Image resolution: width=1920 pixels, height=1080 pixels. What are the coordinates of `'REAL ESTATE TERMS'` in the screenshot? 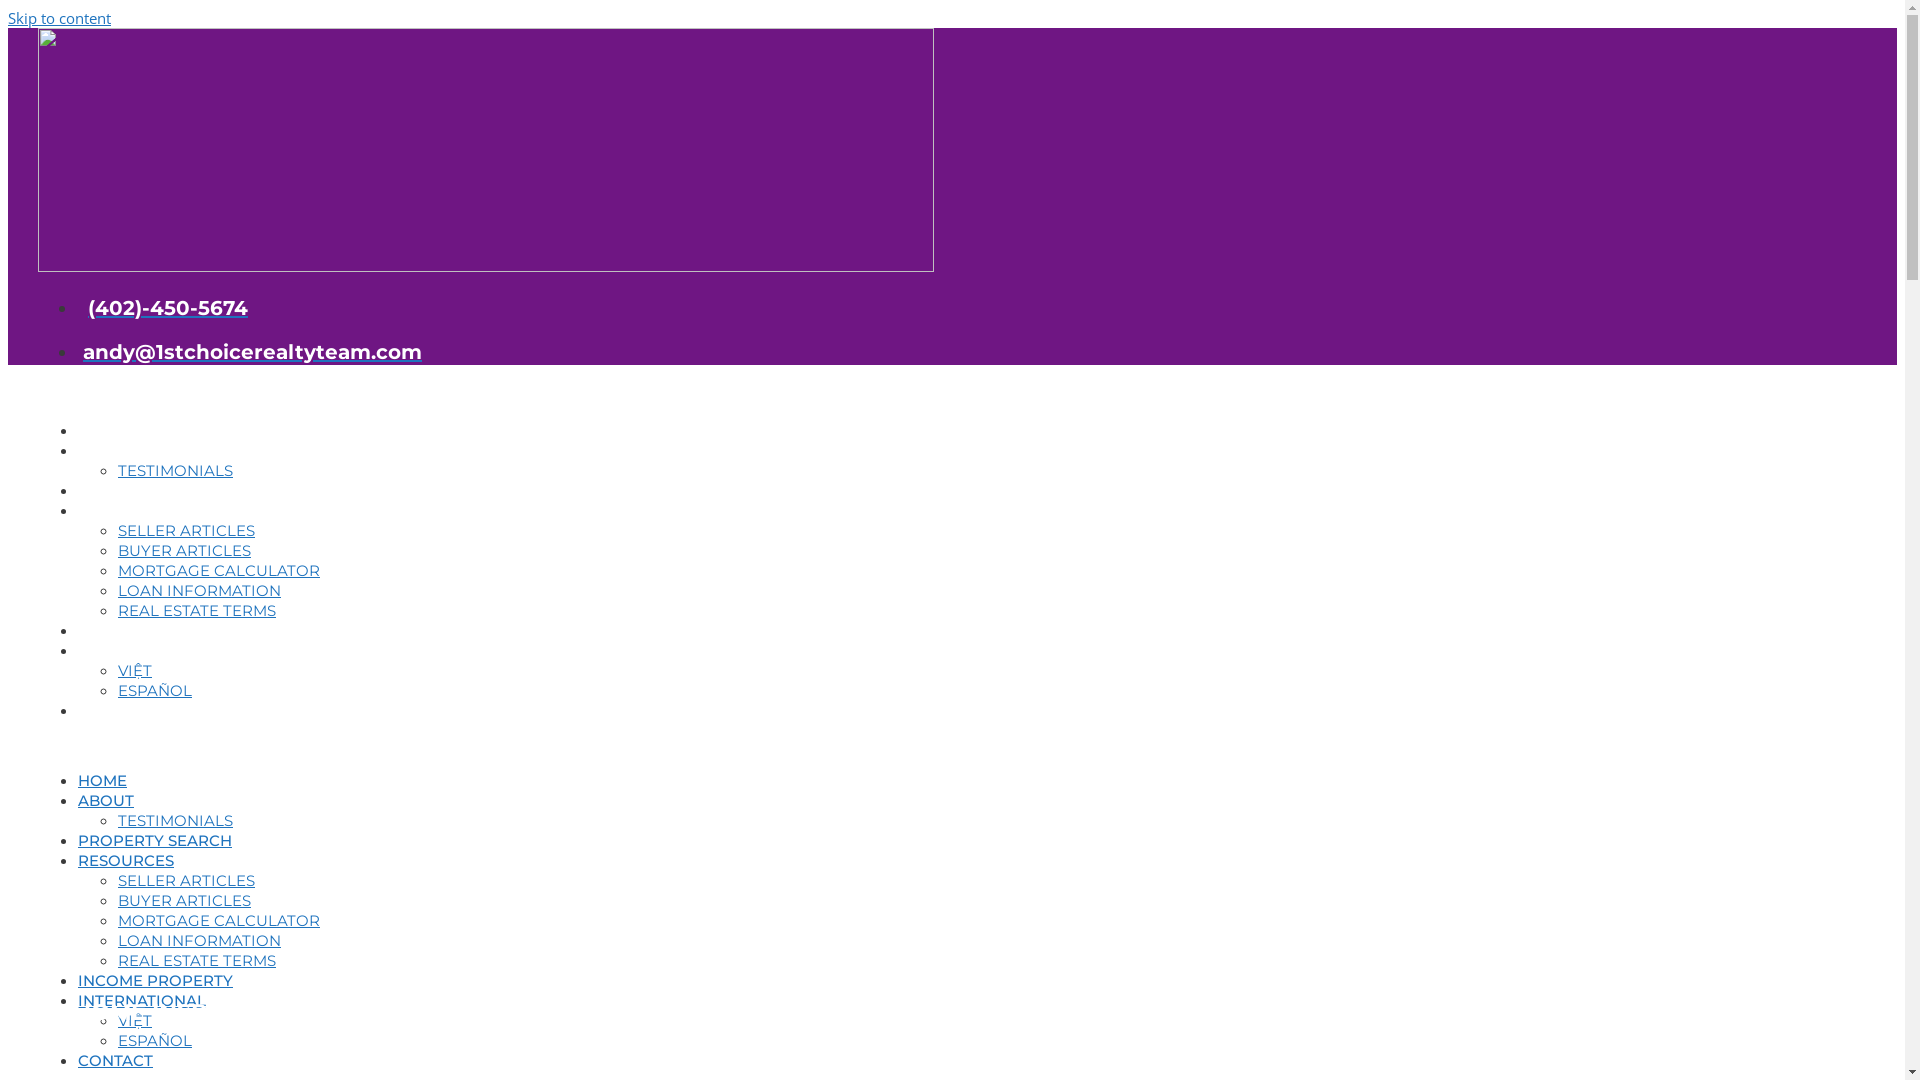 It's located at (196, 959).